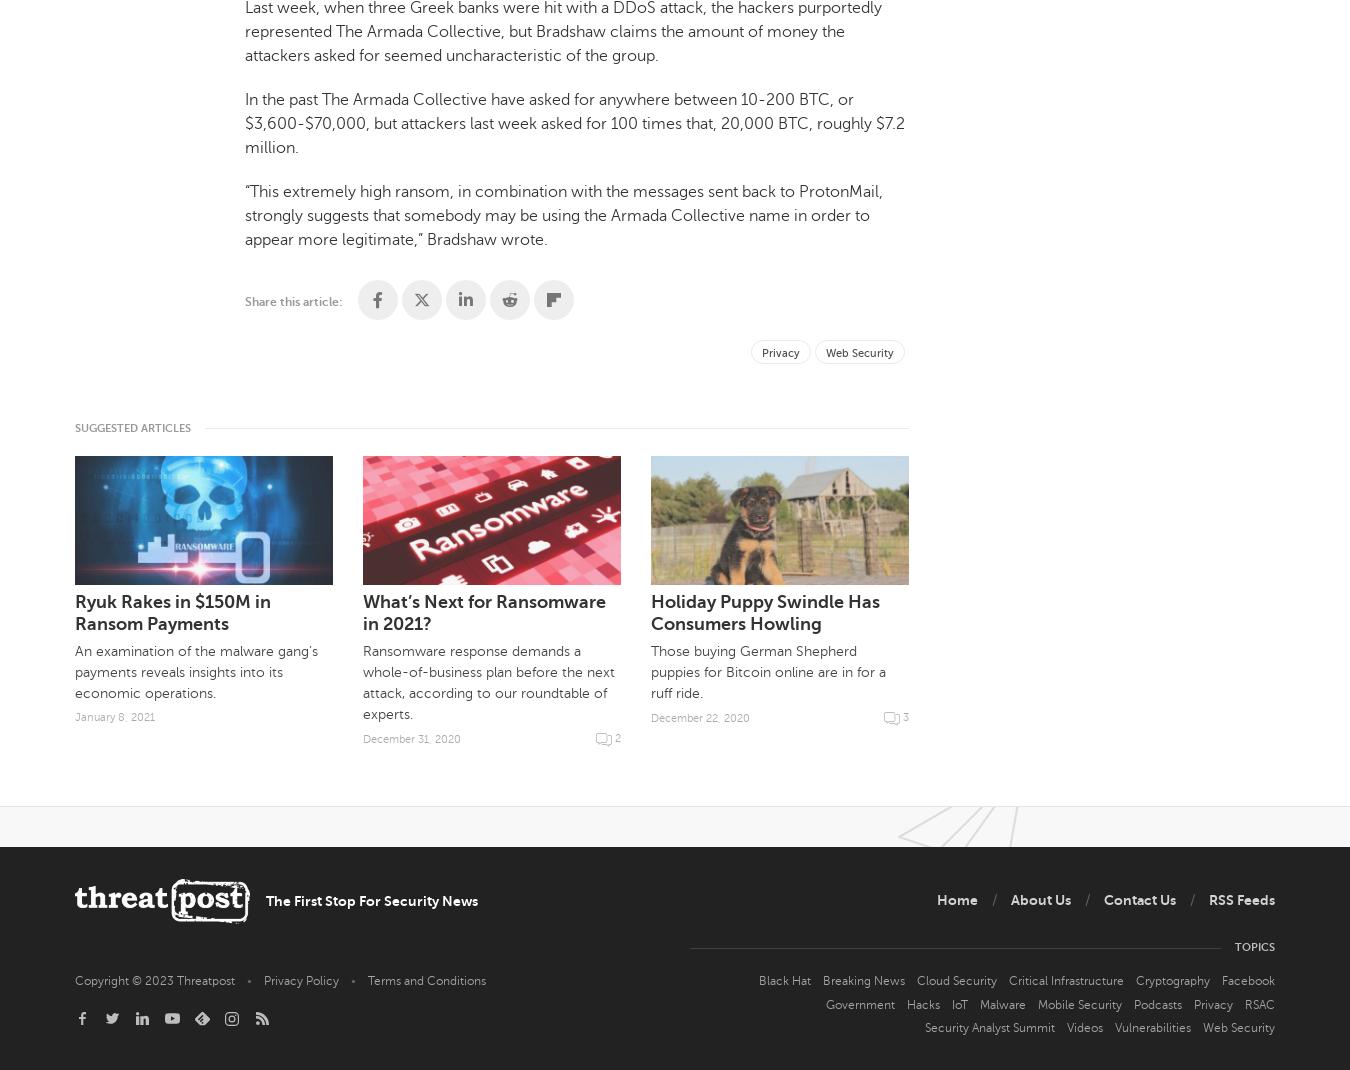 Image resolution: width=1350 pixels, height=1070 pixels. Describe the element at coordinates (904, 715) in the screenshot. I see `'3'` at that location.